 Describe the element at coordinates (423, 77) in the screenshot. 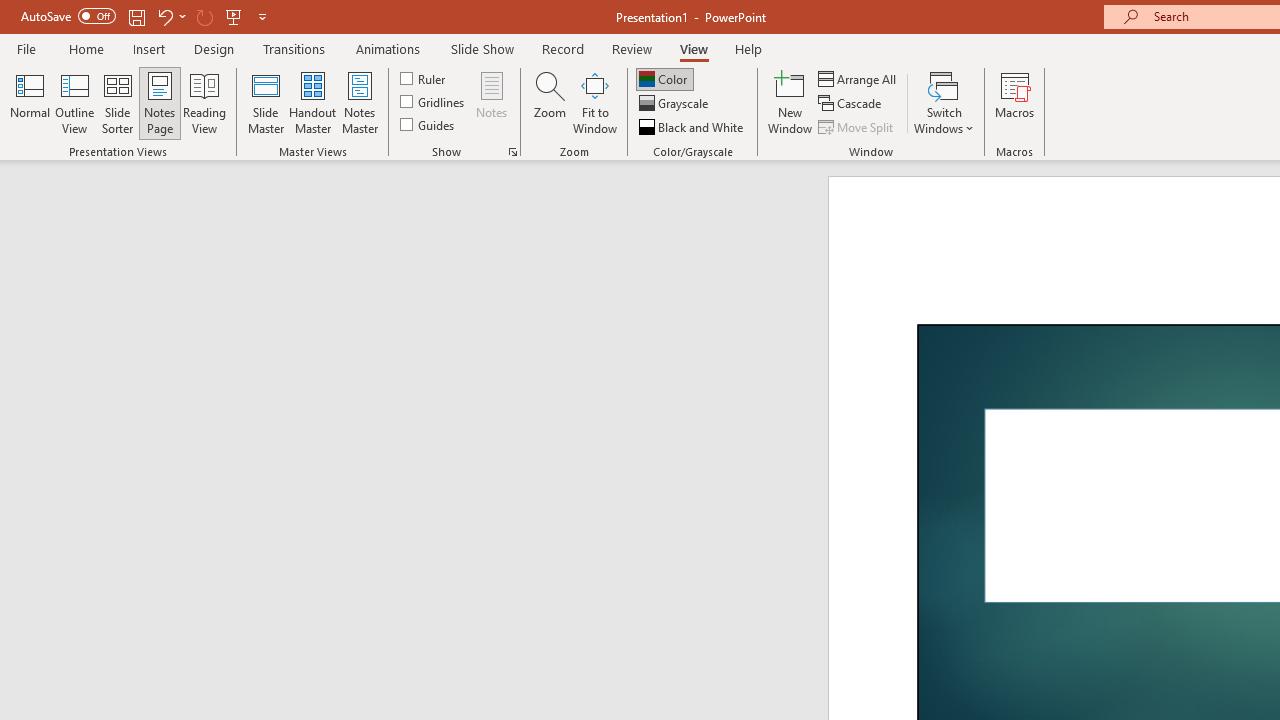

I see `'Ruler'` at that location.